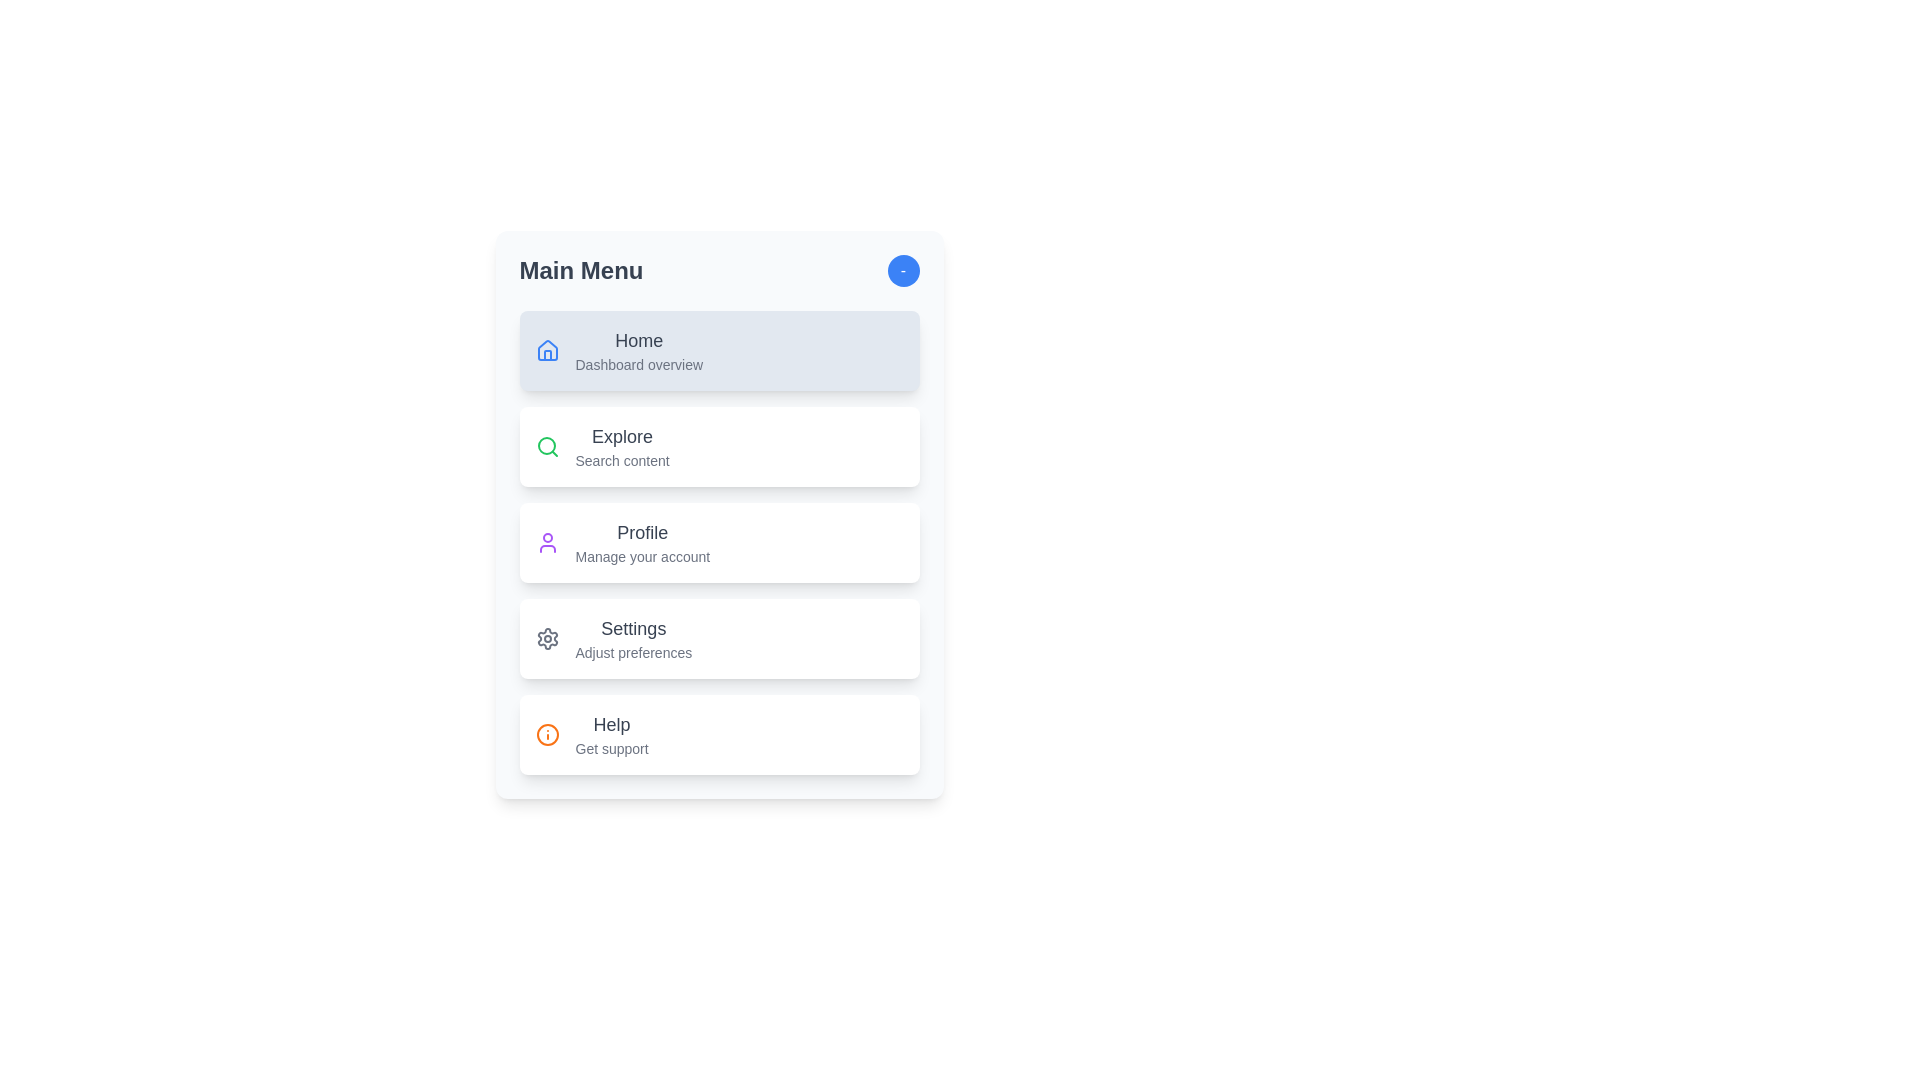 This screenshot has width=1920, height=1080. Describe the element at coordinates (719, 350) in the screenshot. I see `the menu item Home by clicking on it` at that location.